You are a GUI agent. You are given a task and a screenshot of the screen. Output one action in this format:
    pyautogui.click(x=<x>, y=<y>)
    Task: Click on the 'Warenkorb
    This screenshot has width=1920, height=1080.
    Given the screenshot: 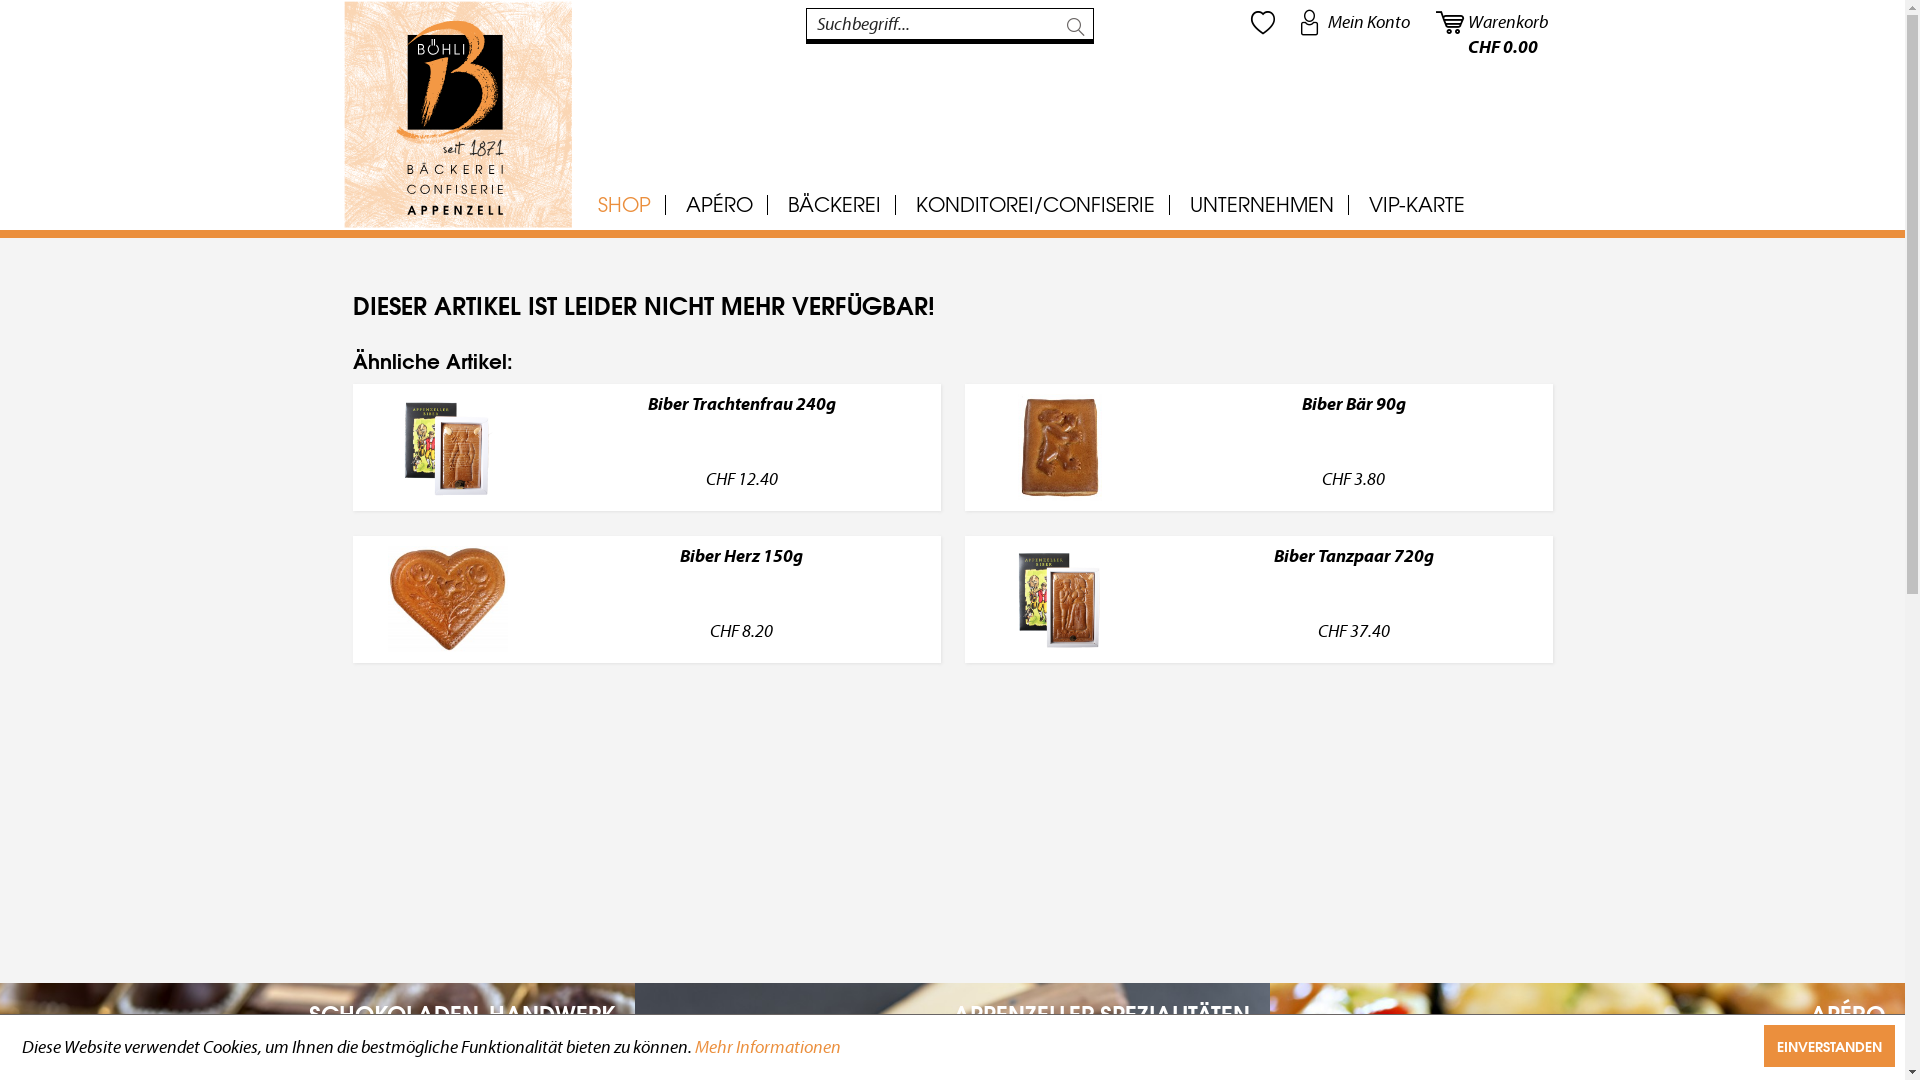 What is the action you would take?
    pyautogui.click(x=1492, y=23)
    